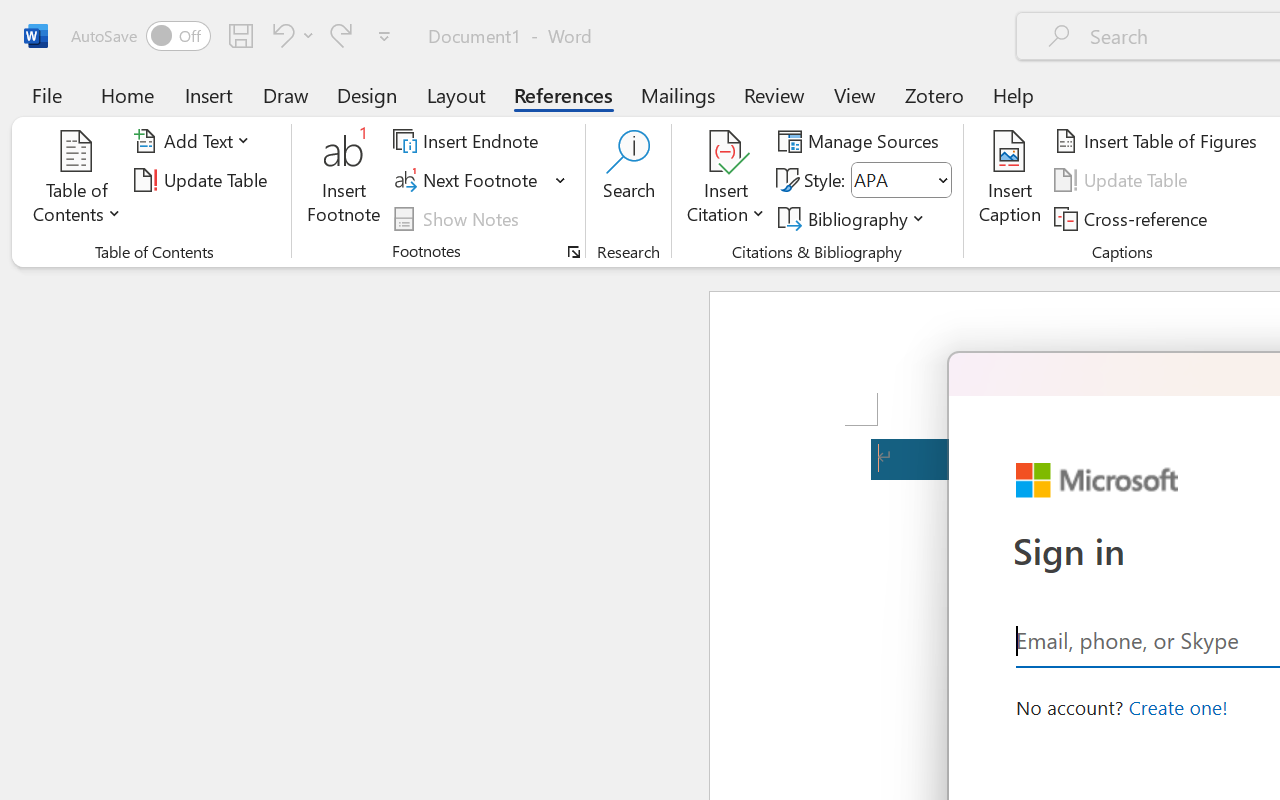 The image size is (1280, 800). What do you see at coordinates (344, 179) in the screenshot?
I see `'Insert Footnote'` at bounding box center [344, 179].